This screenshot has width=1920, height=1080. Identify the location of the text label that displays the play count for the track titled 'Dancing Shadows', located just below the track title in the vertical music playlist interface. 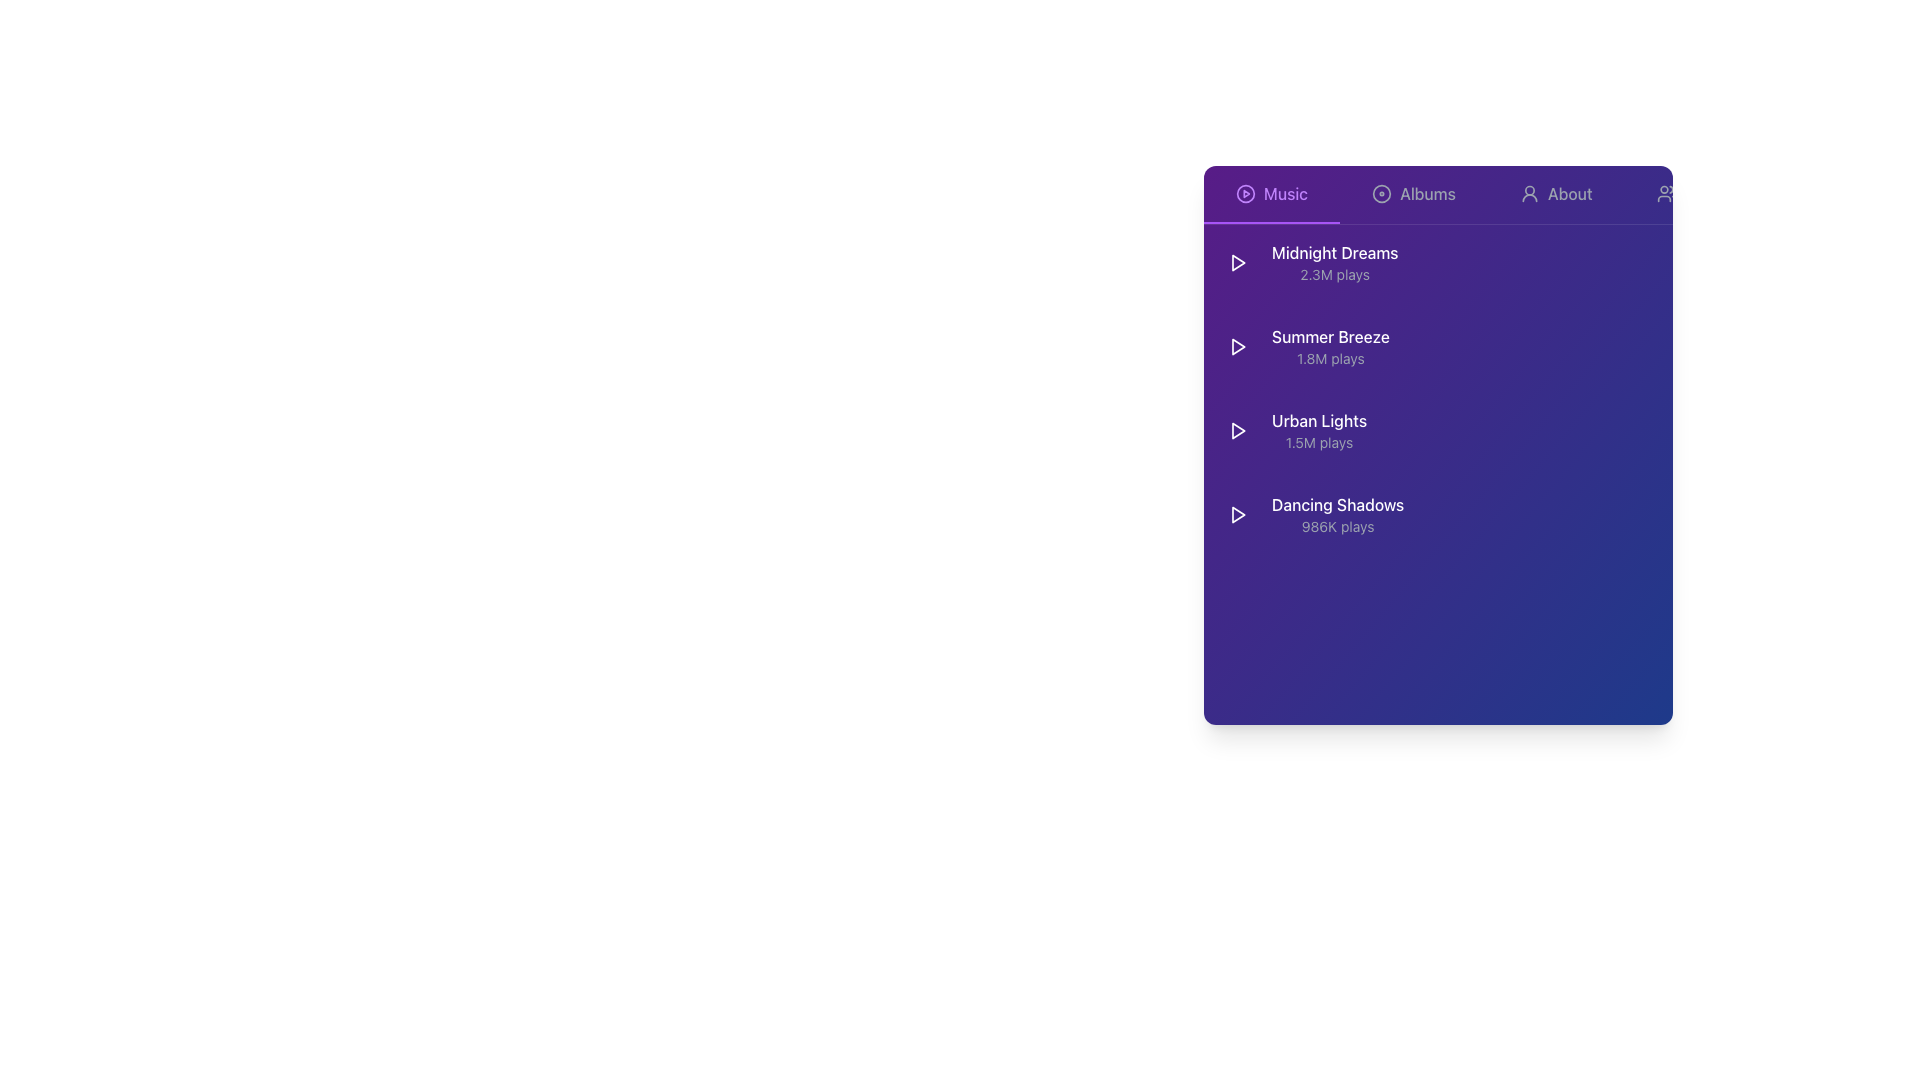
(1338, 526).